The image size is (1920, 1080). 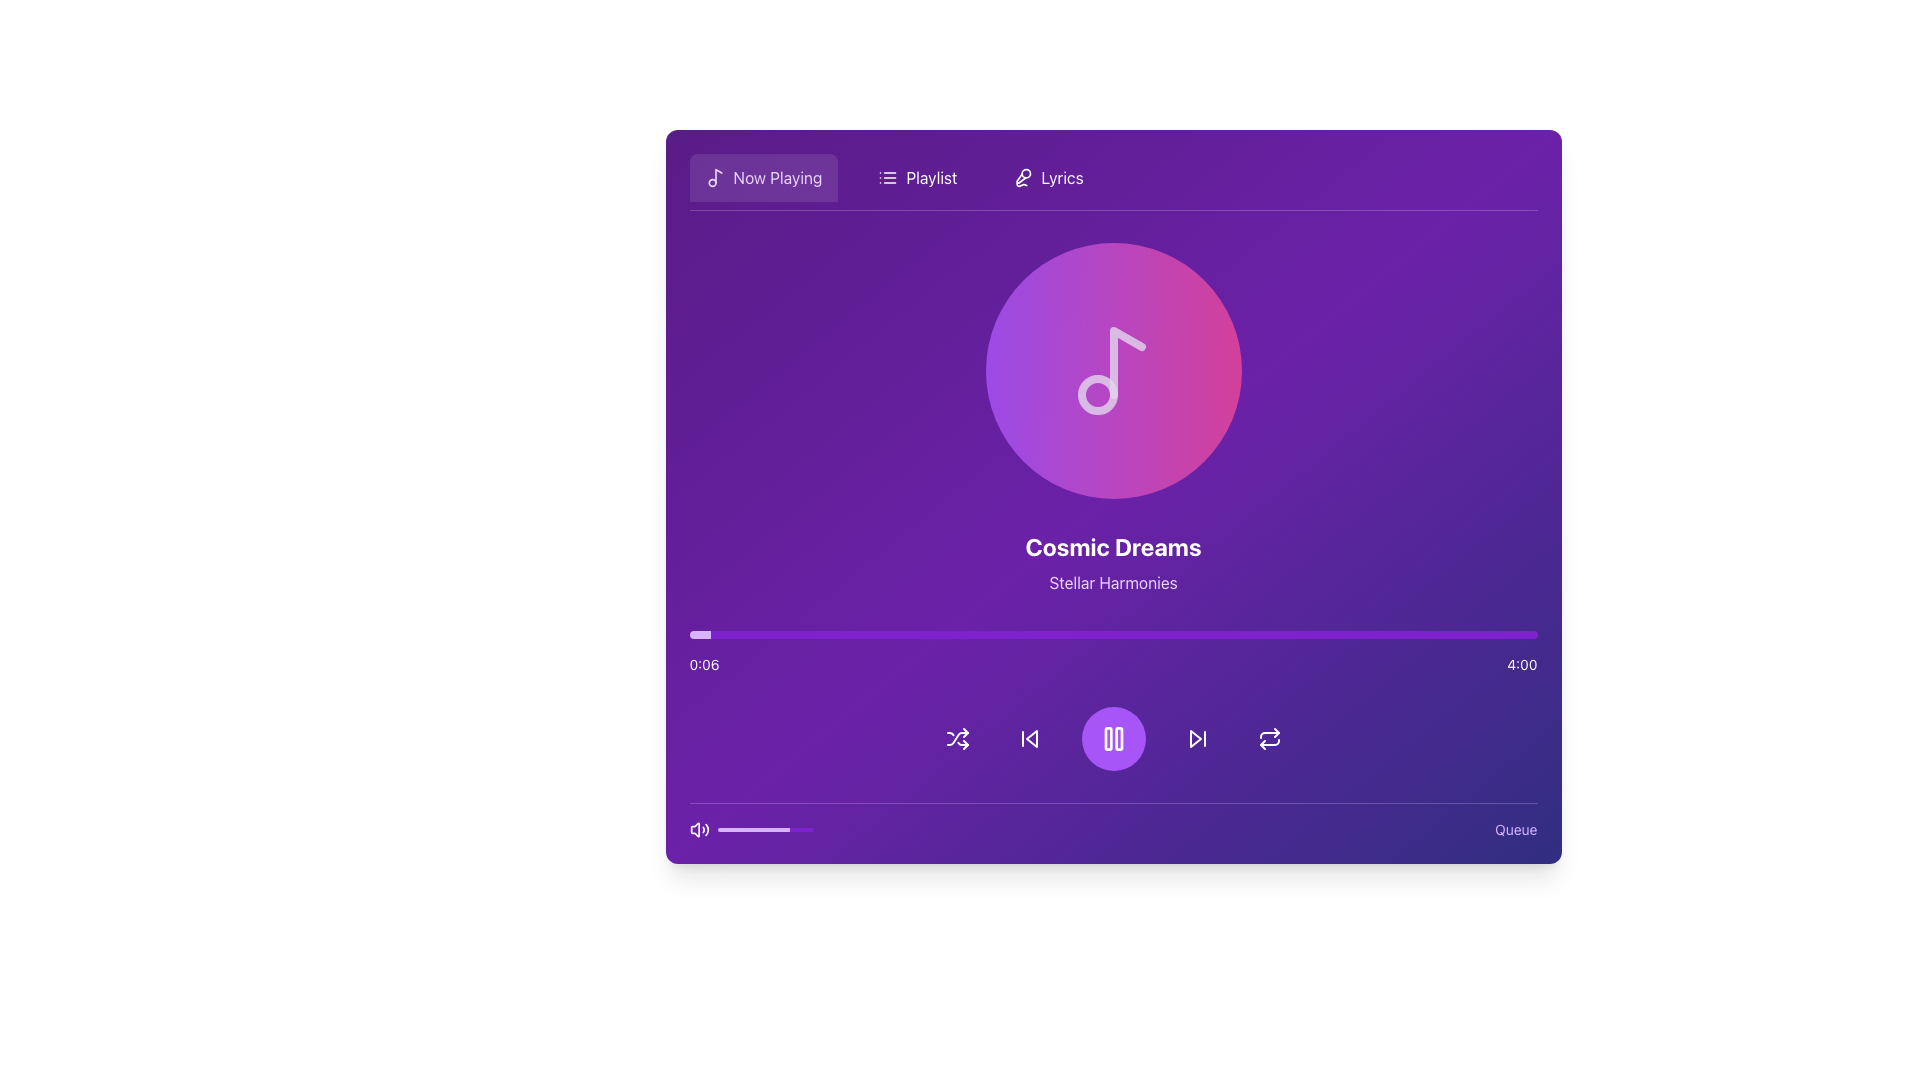 What do you see at coordinates (1112, 370) in the screenshot?
I see `the decorative graphic representing the current track or album, which is centrally located in the upper section of the interface` at bounding box center [1112, 370].